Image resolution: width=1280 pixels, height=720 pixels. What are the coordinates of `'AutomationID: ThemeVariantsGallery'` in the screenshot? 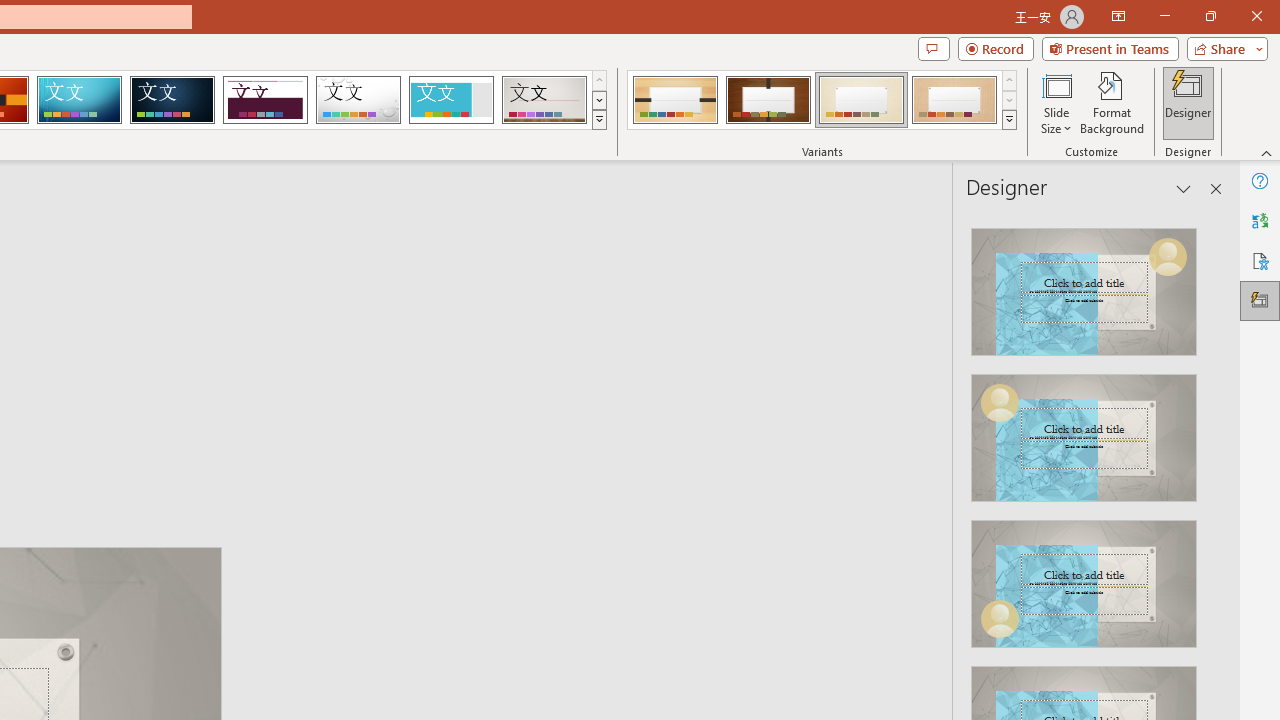 It's located at (823, 100).